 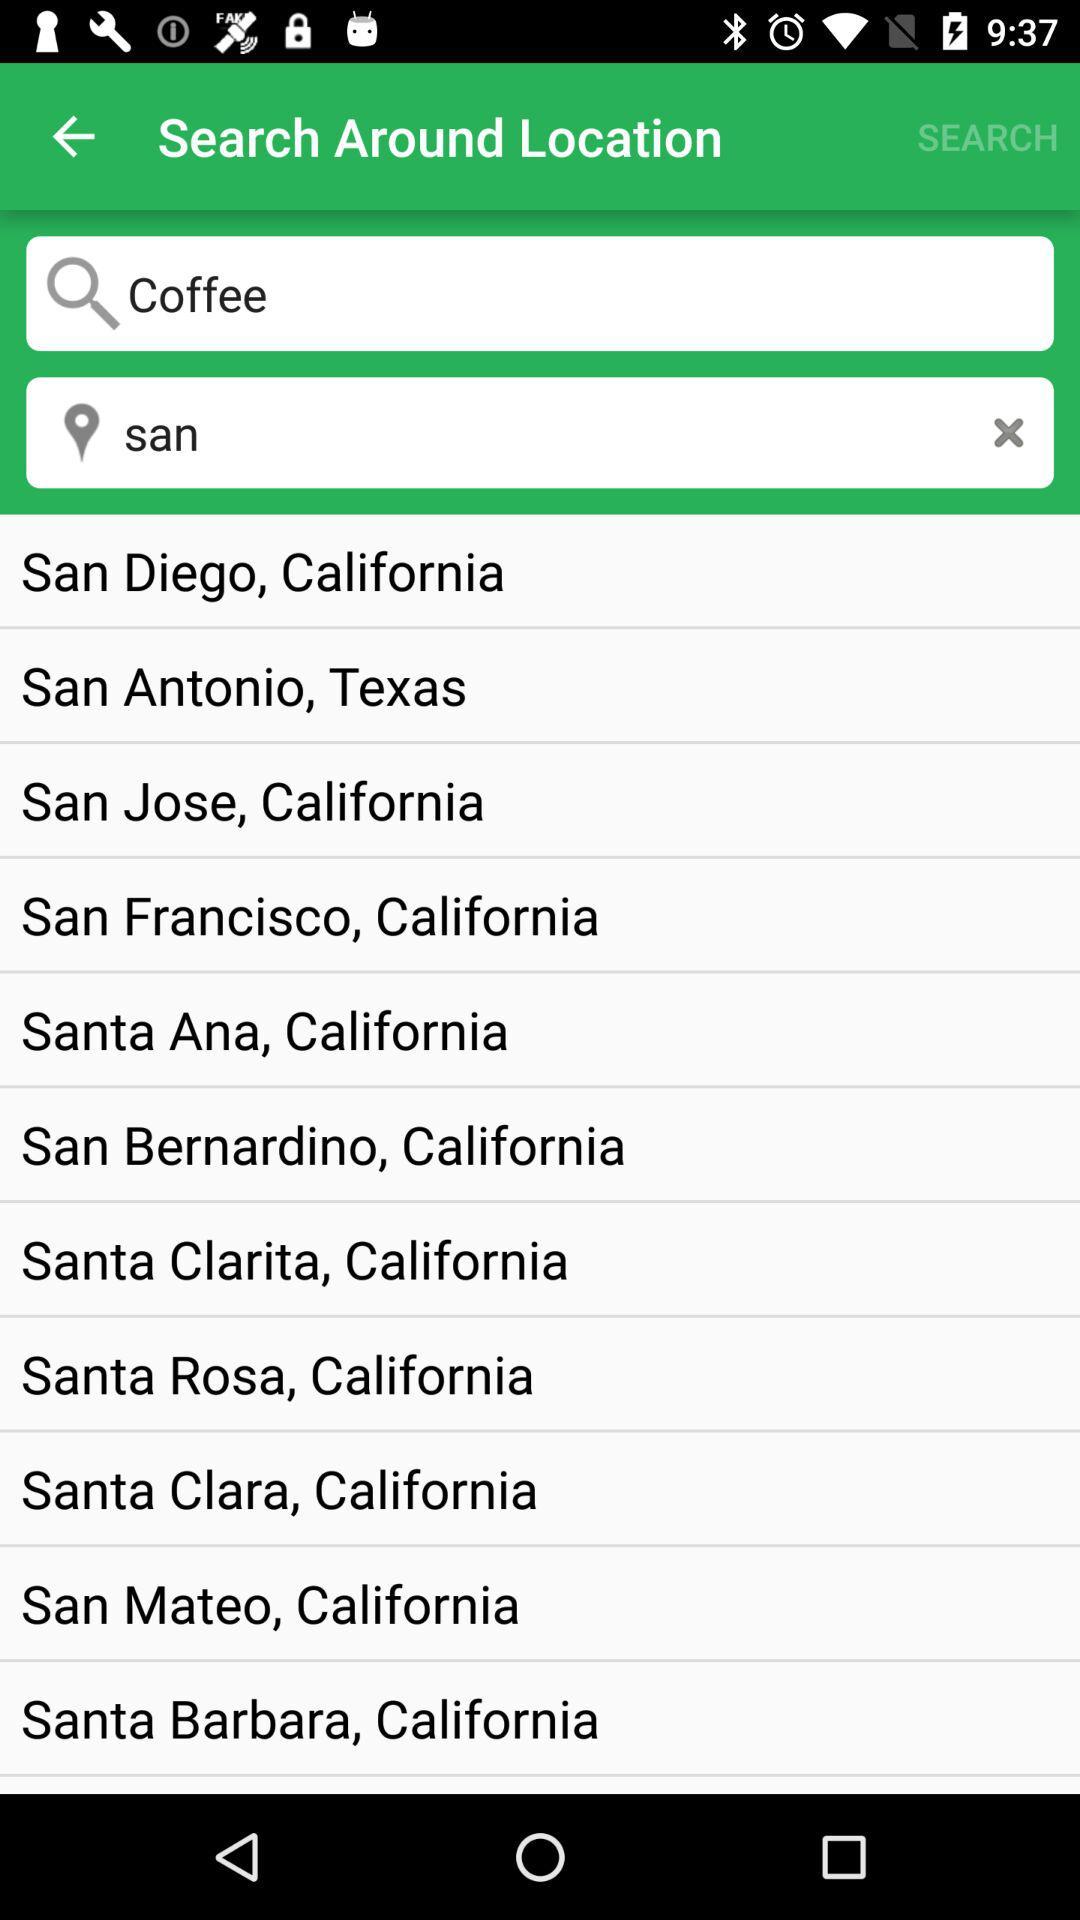 I want to click on santa clarita, california icon, so click(x=295, y=1257).